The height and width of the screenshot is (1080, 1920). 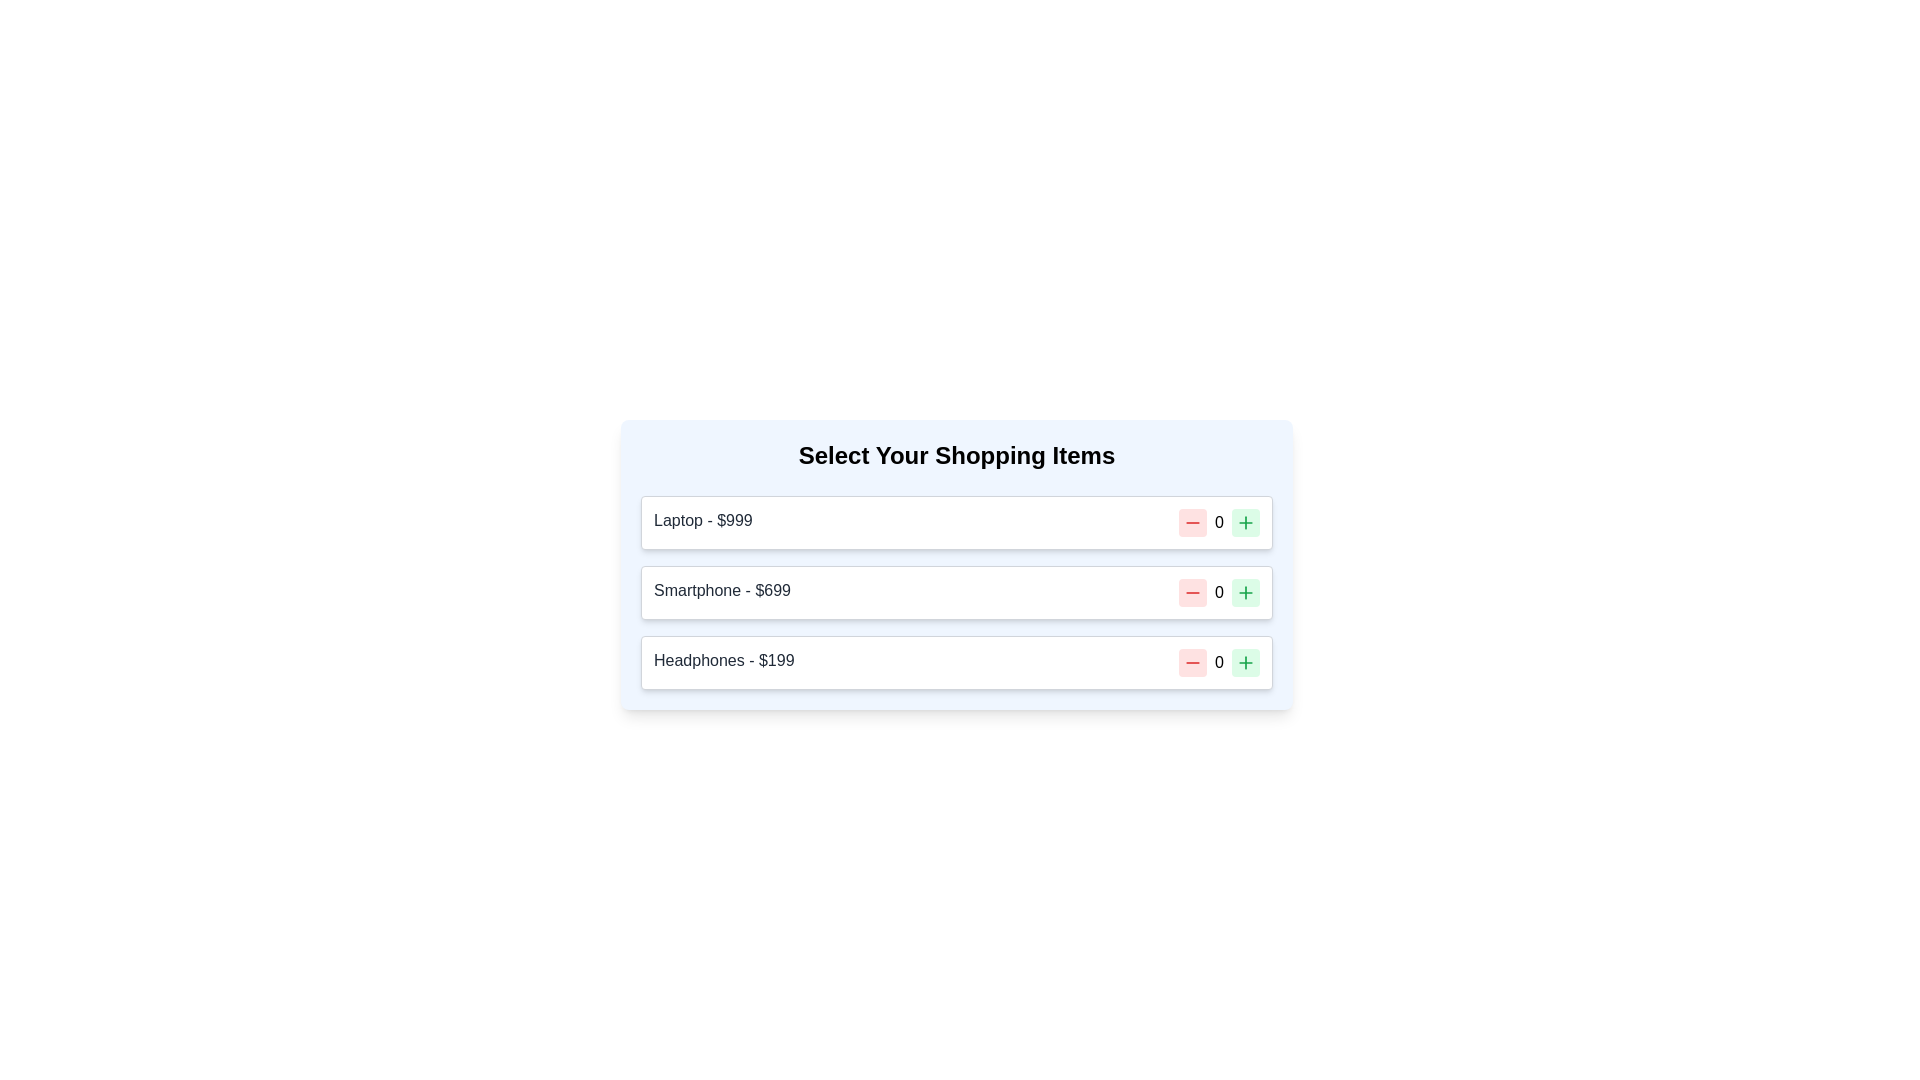 What do you see at coordinates (721, 592) in the screenshot?
I see `the text label displaying the item name and price for the shopping list, located in the second row between 'Laptop - $999' and 'Headphones - $199'` at bounding box center [721, 592].